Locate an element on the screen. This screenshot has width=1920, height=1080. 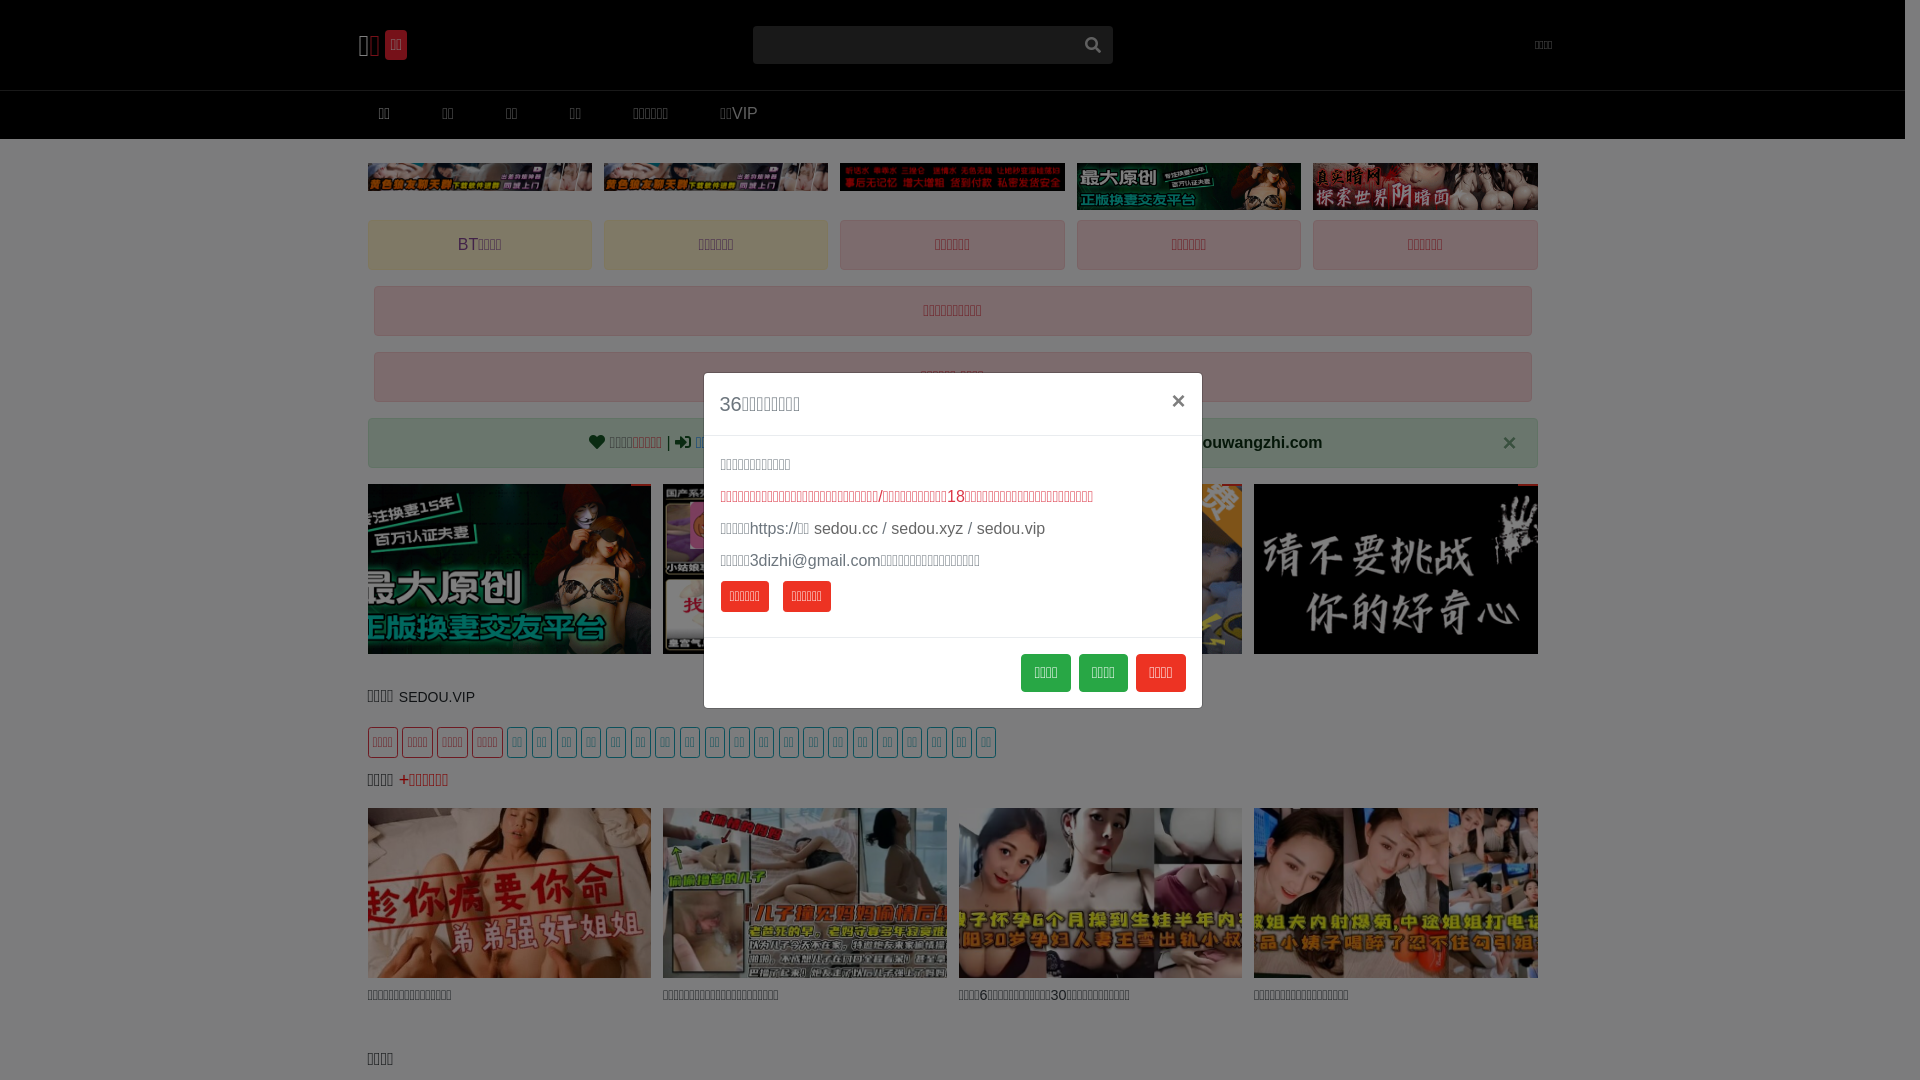
'sedouwangzhi.com' is located at coordinates (1247, 441).